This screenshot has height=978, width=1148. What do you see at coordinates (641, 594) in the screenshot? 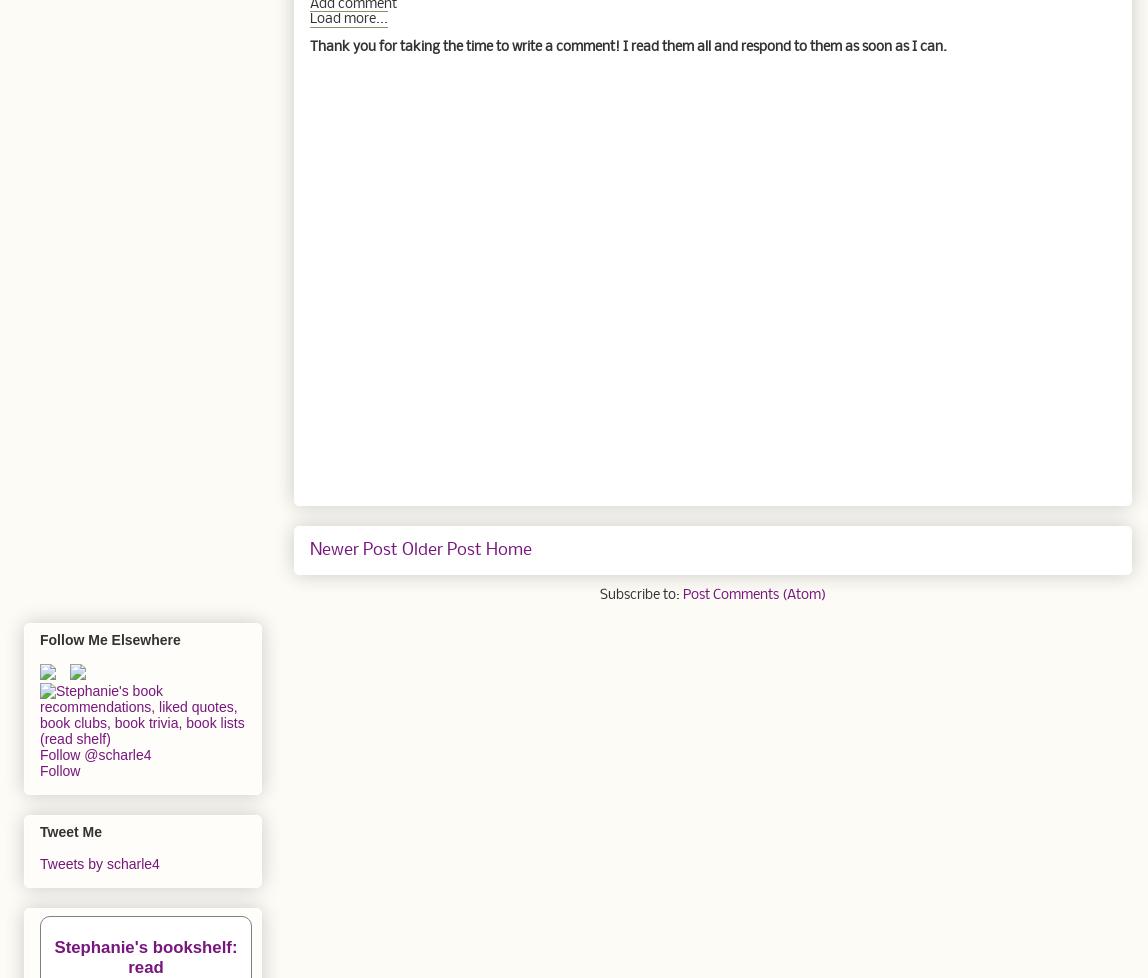
I see `'Subscribe to:'` at bounding box center [641, 594].